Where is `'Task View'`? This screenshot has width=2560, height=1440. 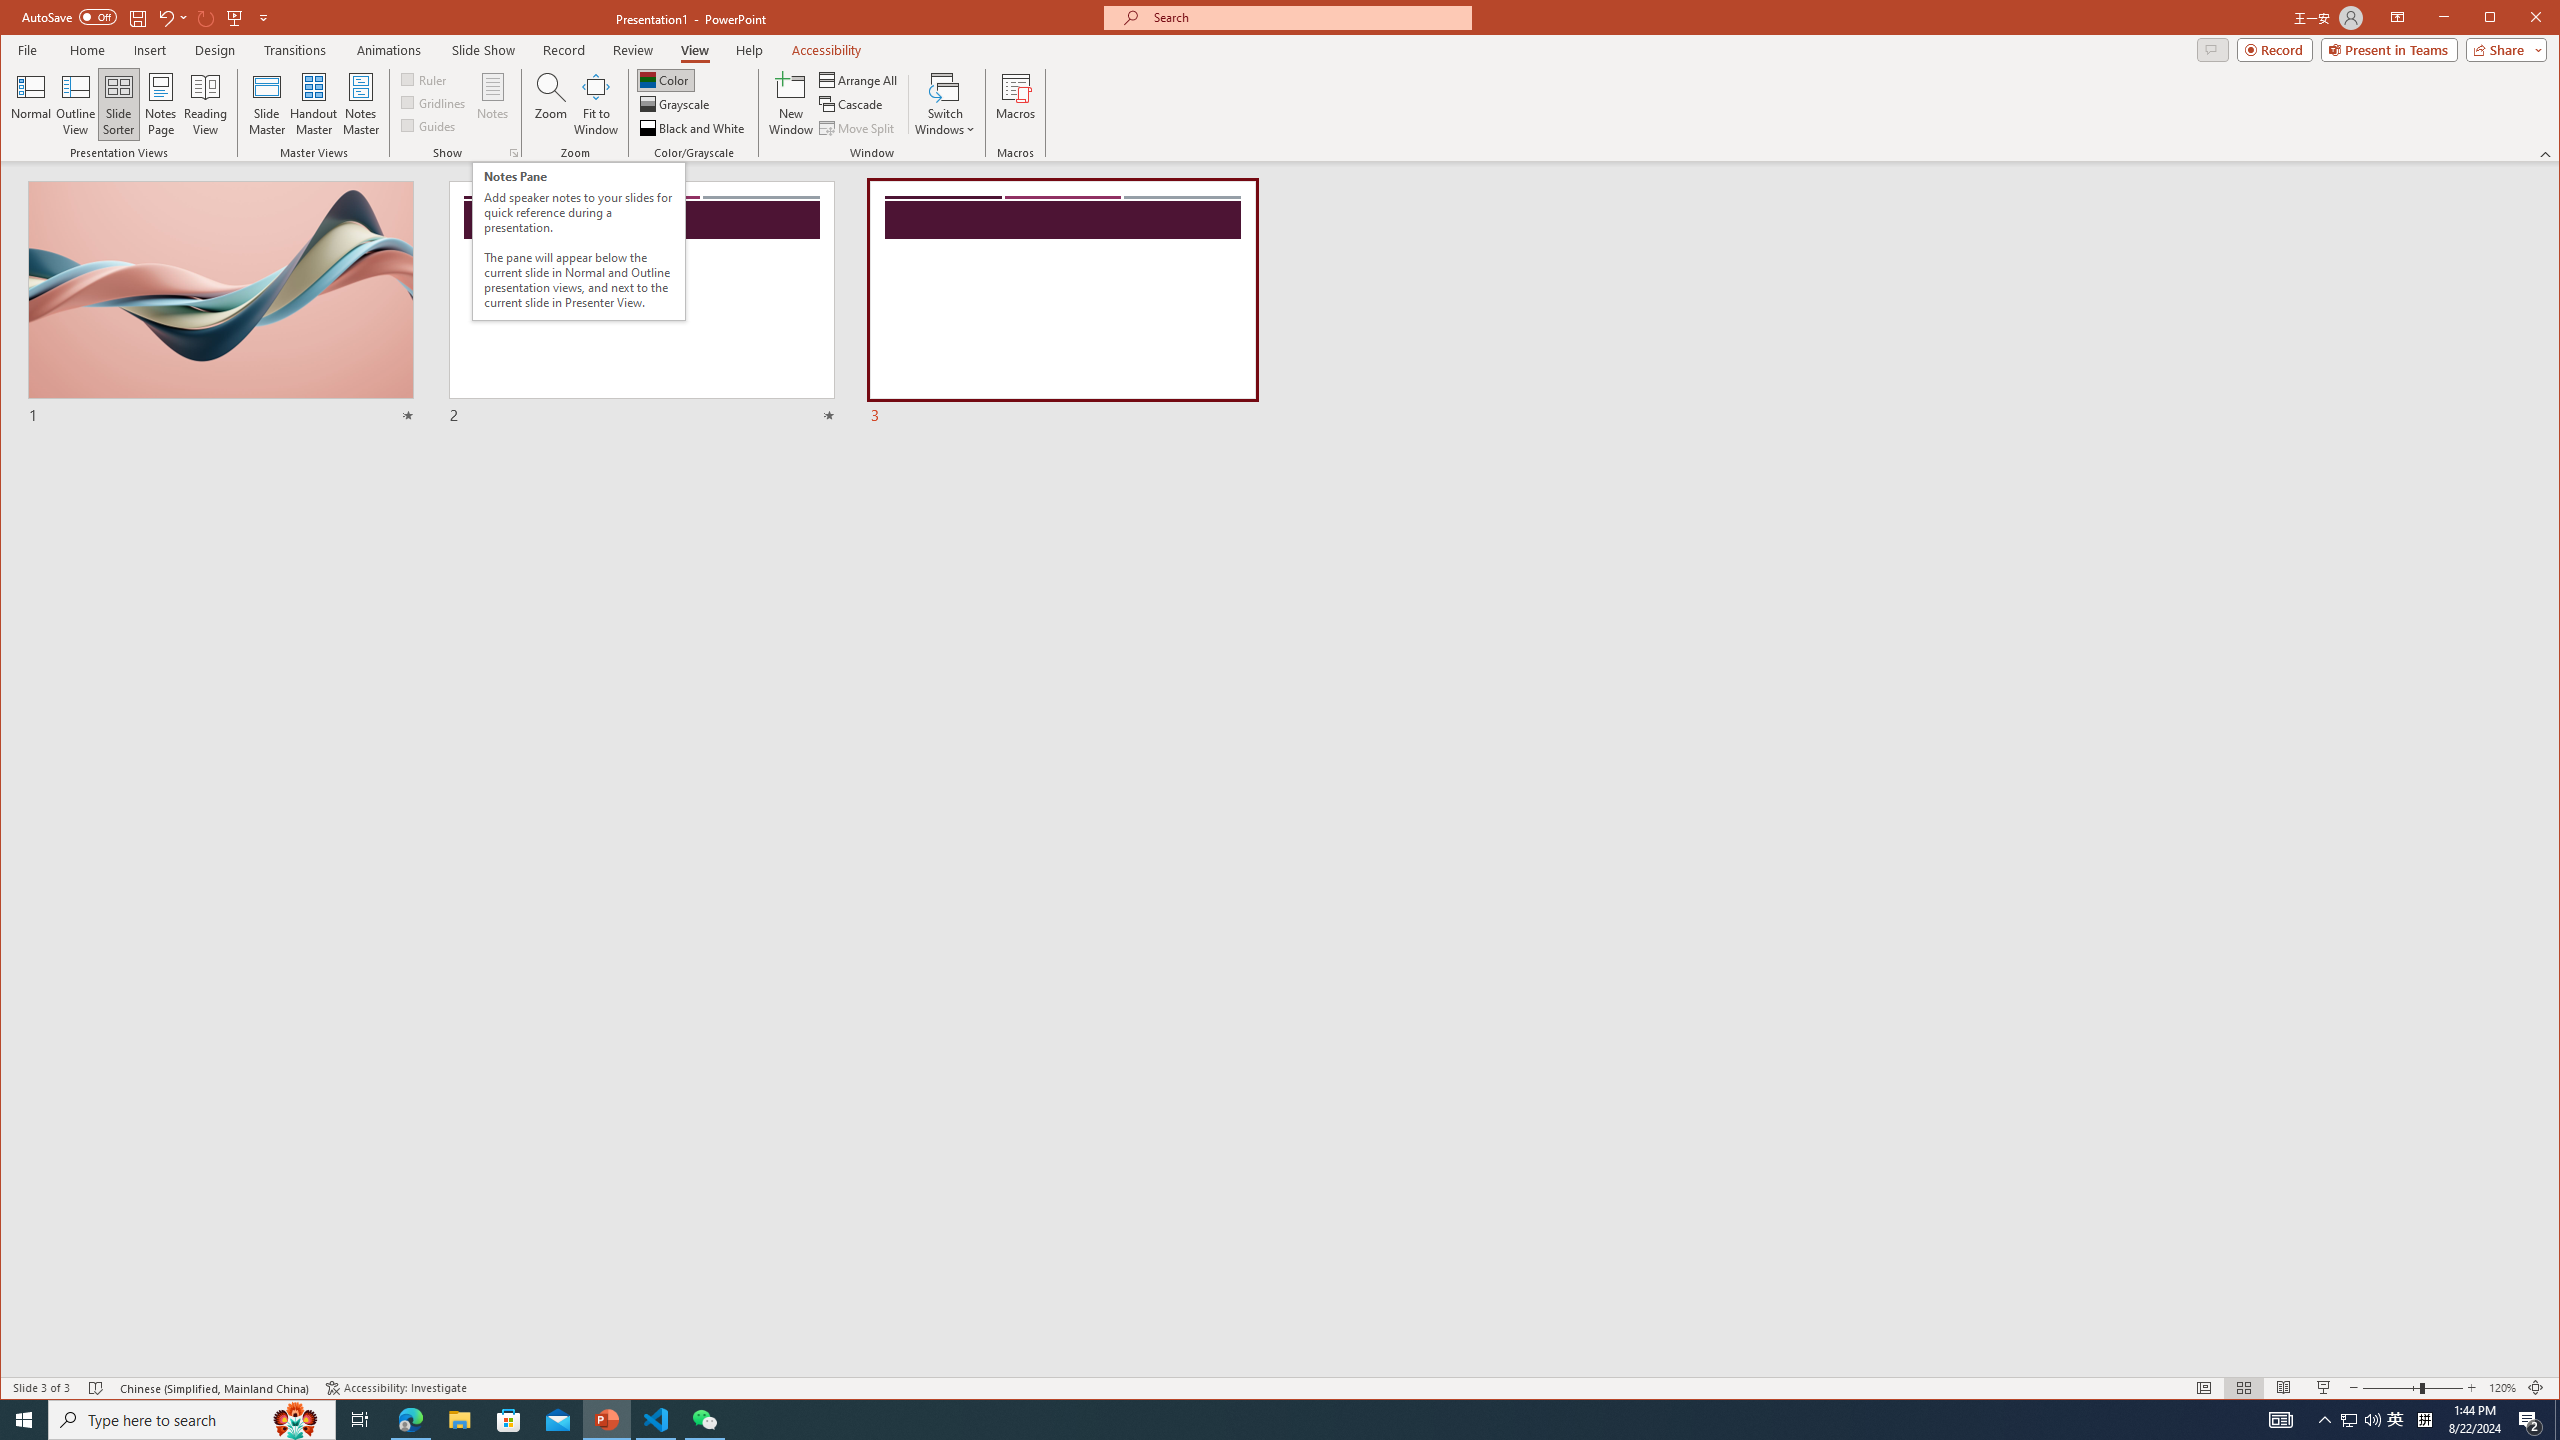
'Task View' is located at coordinates (358, 1418).